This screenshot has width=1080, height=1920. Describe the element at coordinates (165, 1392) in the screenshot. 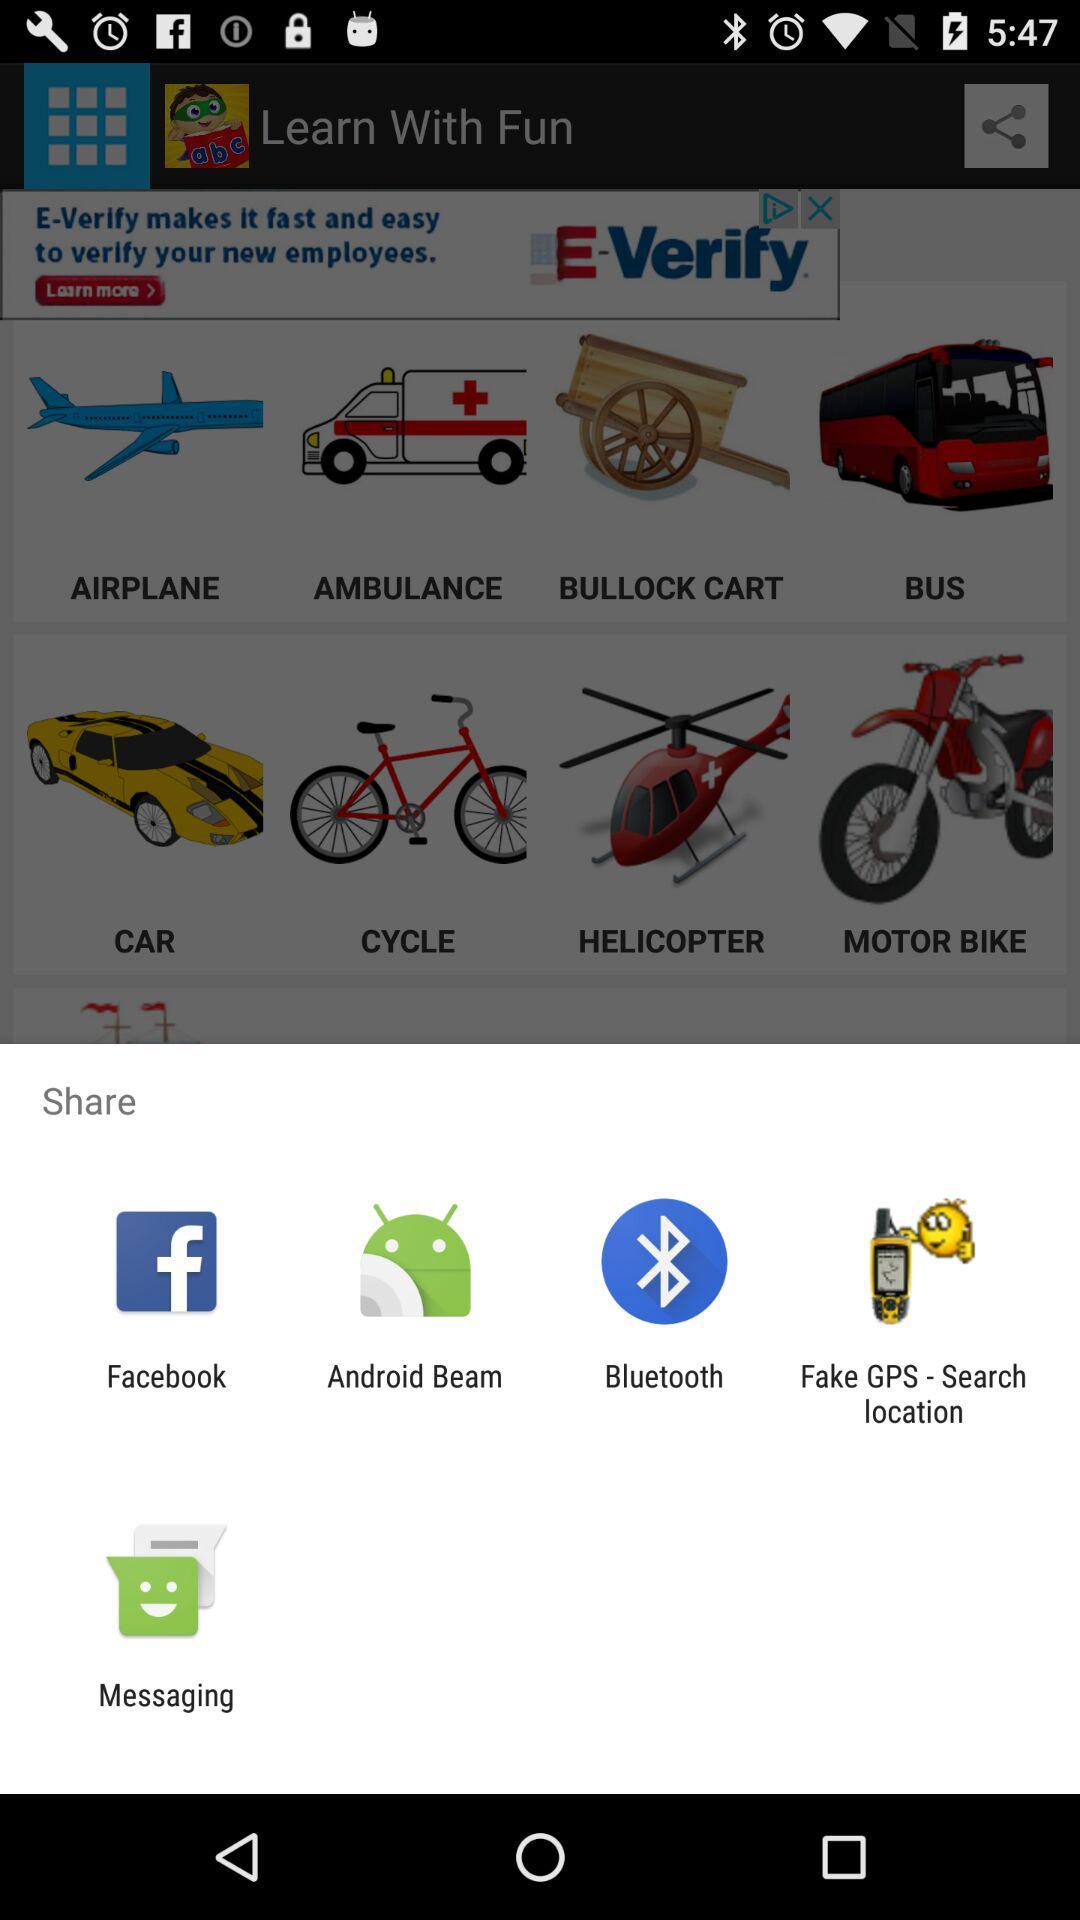

I see `facebook app` at that location.